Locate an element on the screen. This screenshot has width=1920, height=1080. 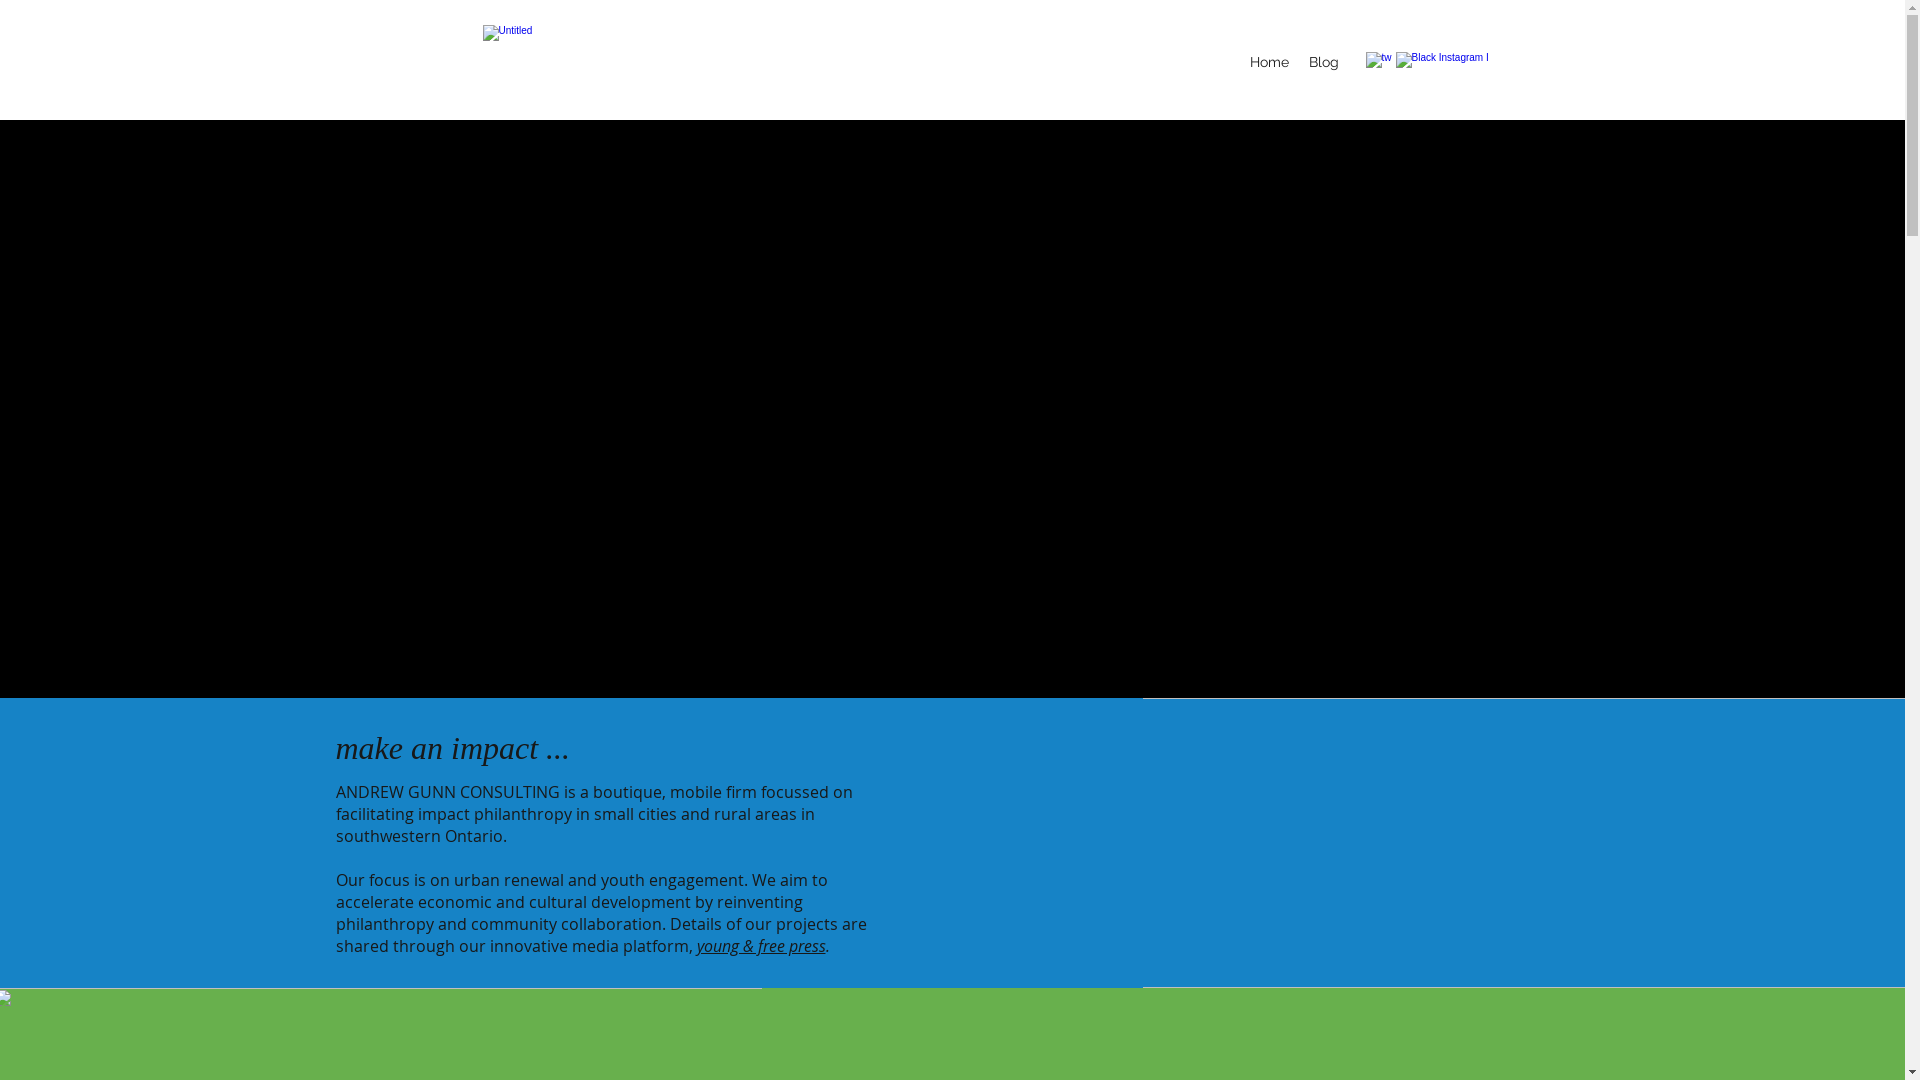
'Blog' is located at coordinates (1323, 60).